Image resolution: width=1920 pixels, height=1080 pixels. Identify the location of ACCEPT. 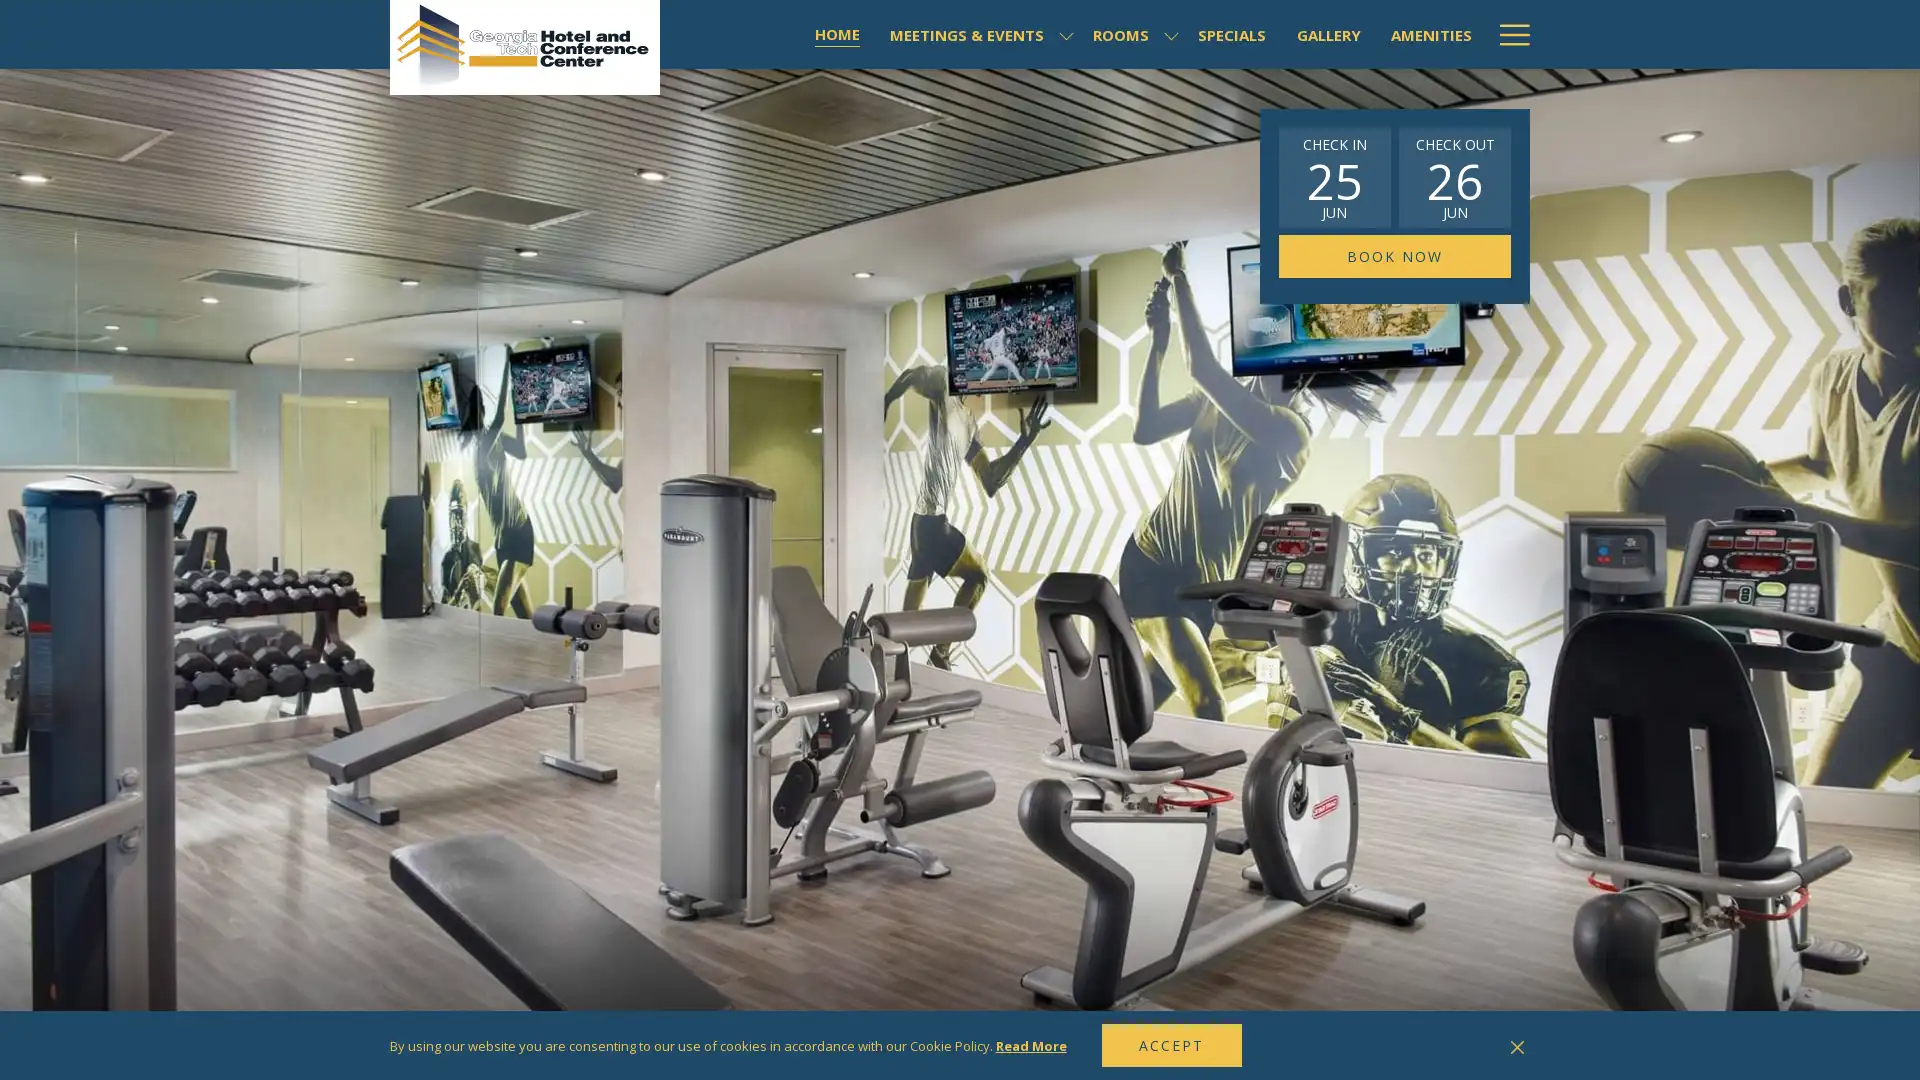
(1171, 1044).